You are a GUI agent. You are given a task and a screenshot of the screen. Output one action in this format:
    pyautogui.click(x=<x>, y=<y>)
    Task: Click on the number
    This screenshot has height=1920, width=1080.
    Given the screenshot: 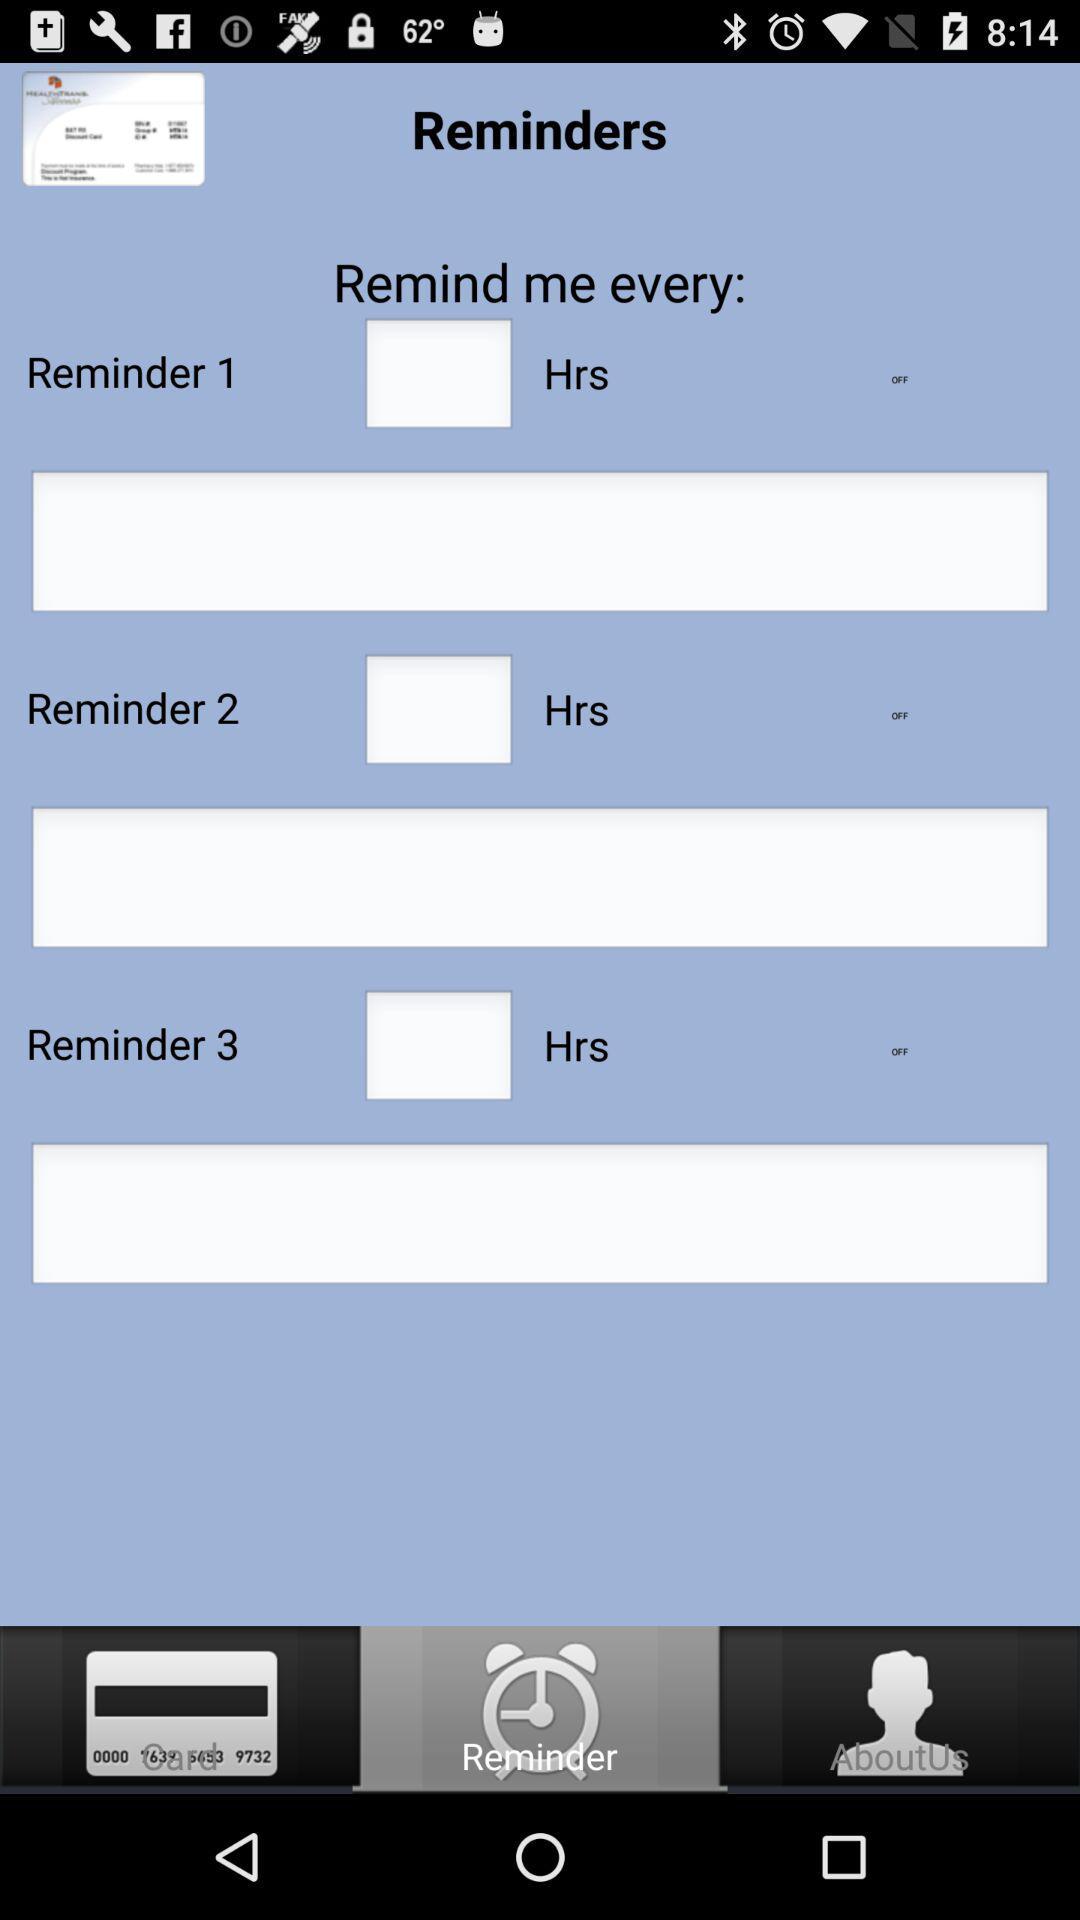 What is the action you would take?
    pyautogui.click(x=437, y=715)
    